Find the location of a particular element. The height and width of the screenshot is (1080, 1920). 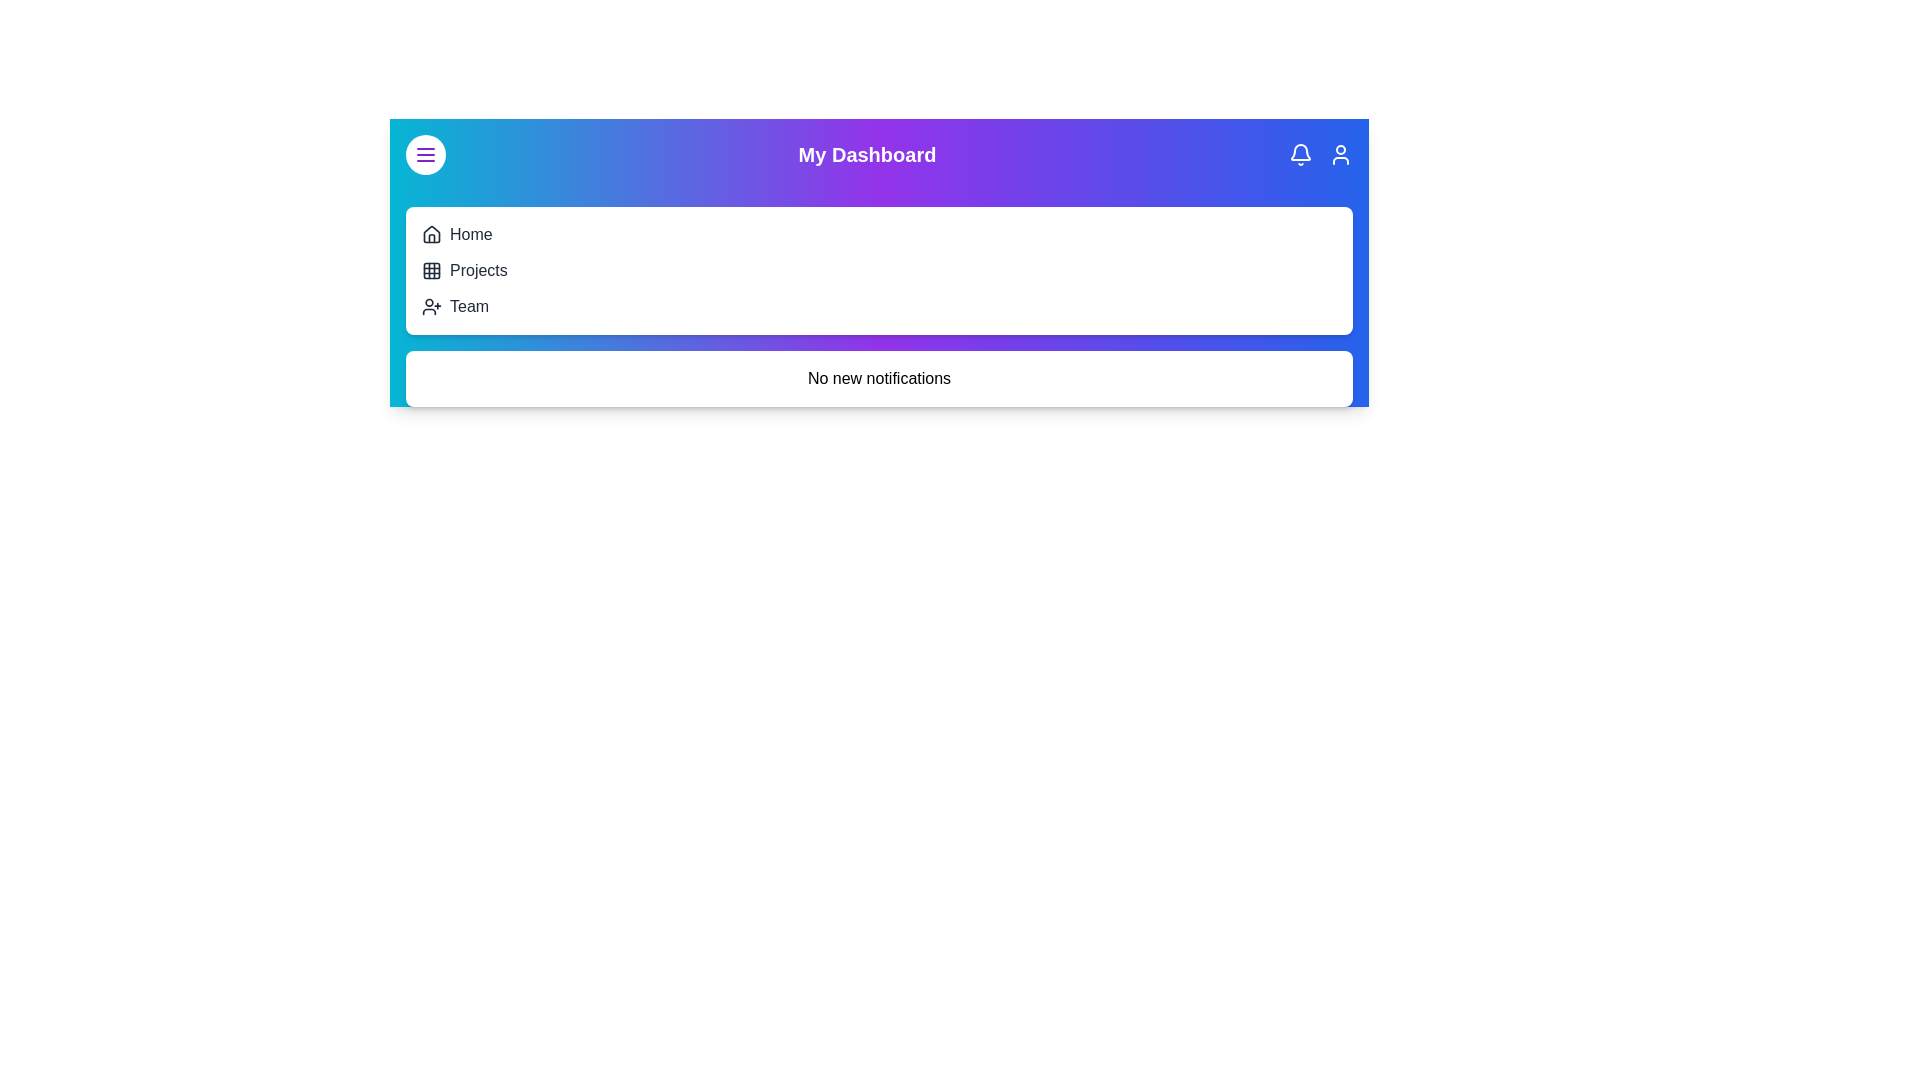

the 'Projects' navigation item in the navigation menu is located at coordinates (477, 270).